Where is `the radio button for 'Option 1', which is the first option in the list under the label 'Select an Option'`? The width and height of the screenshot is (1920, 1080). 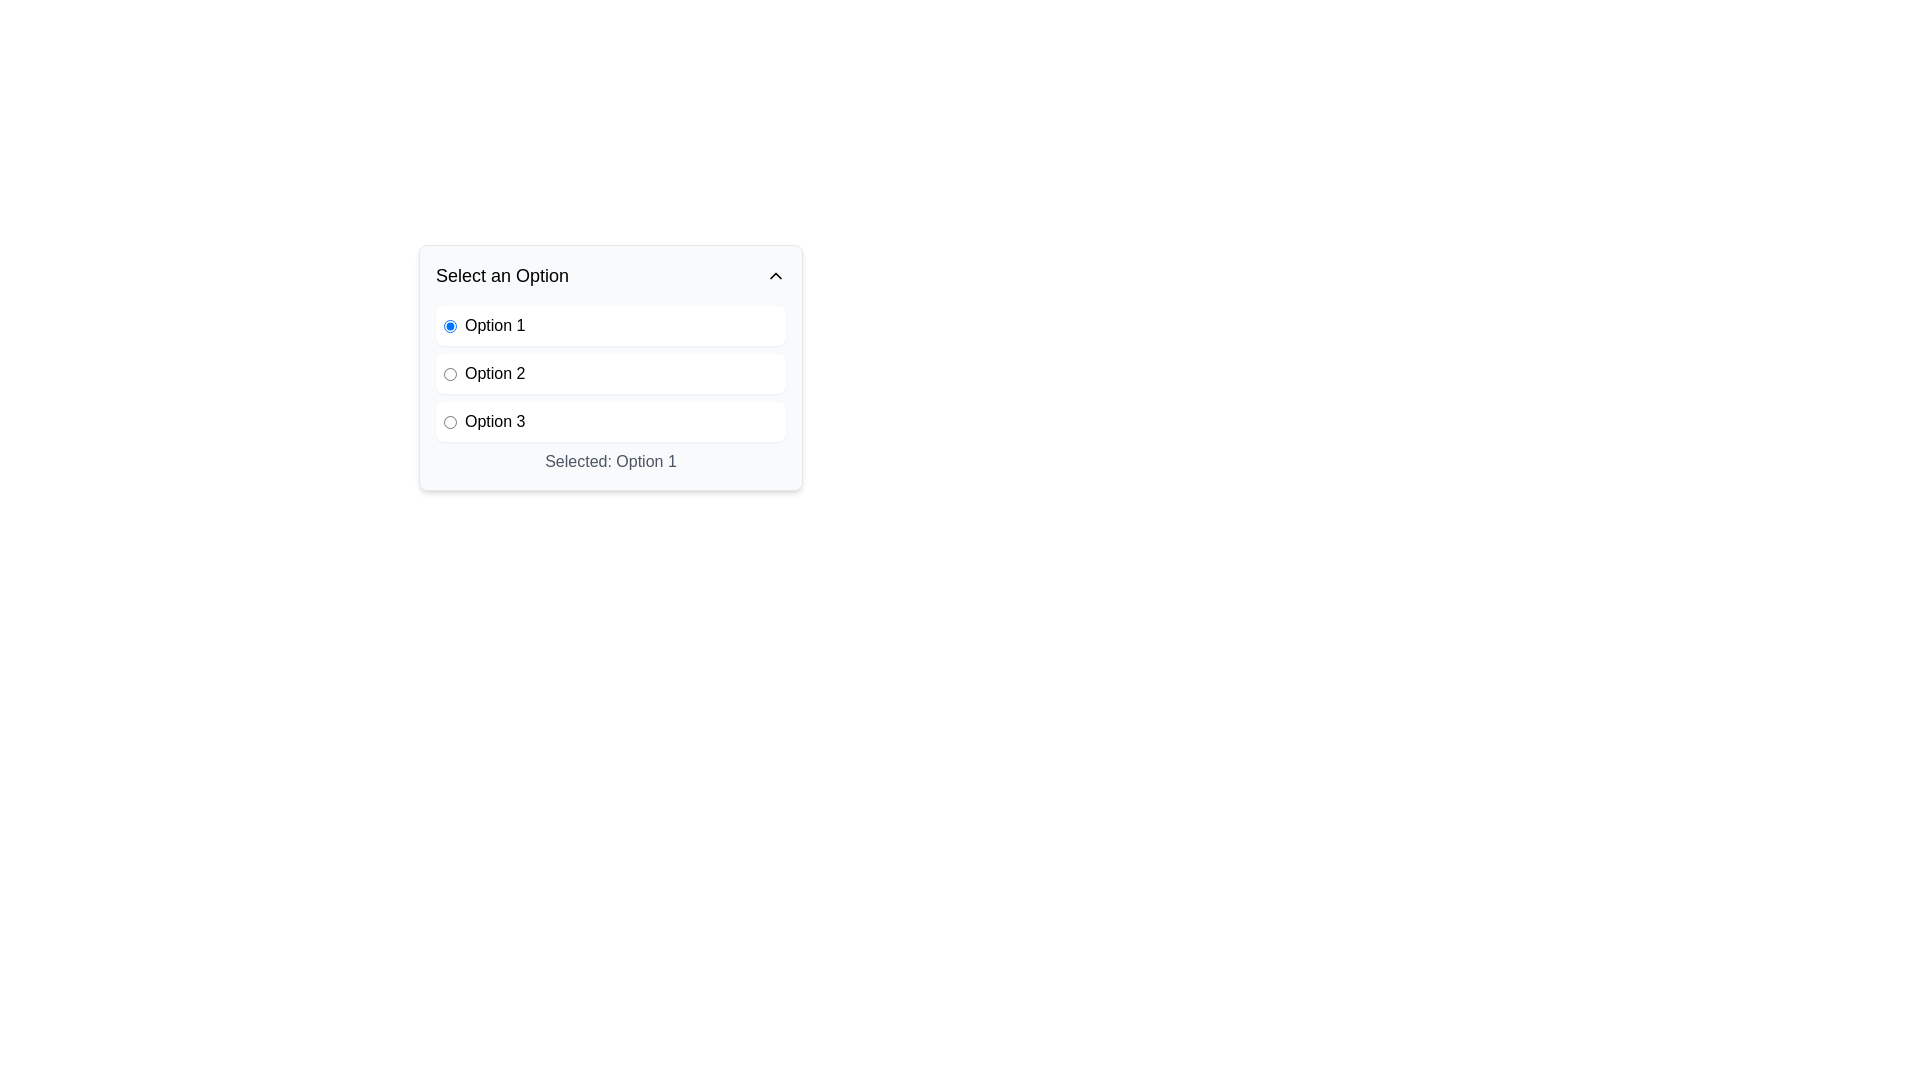
the radio button for 'Option 1', which is the first option in the list under the label 'Select an Option' is located at coordinates (449, 325).